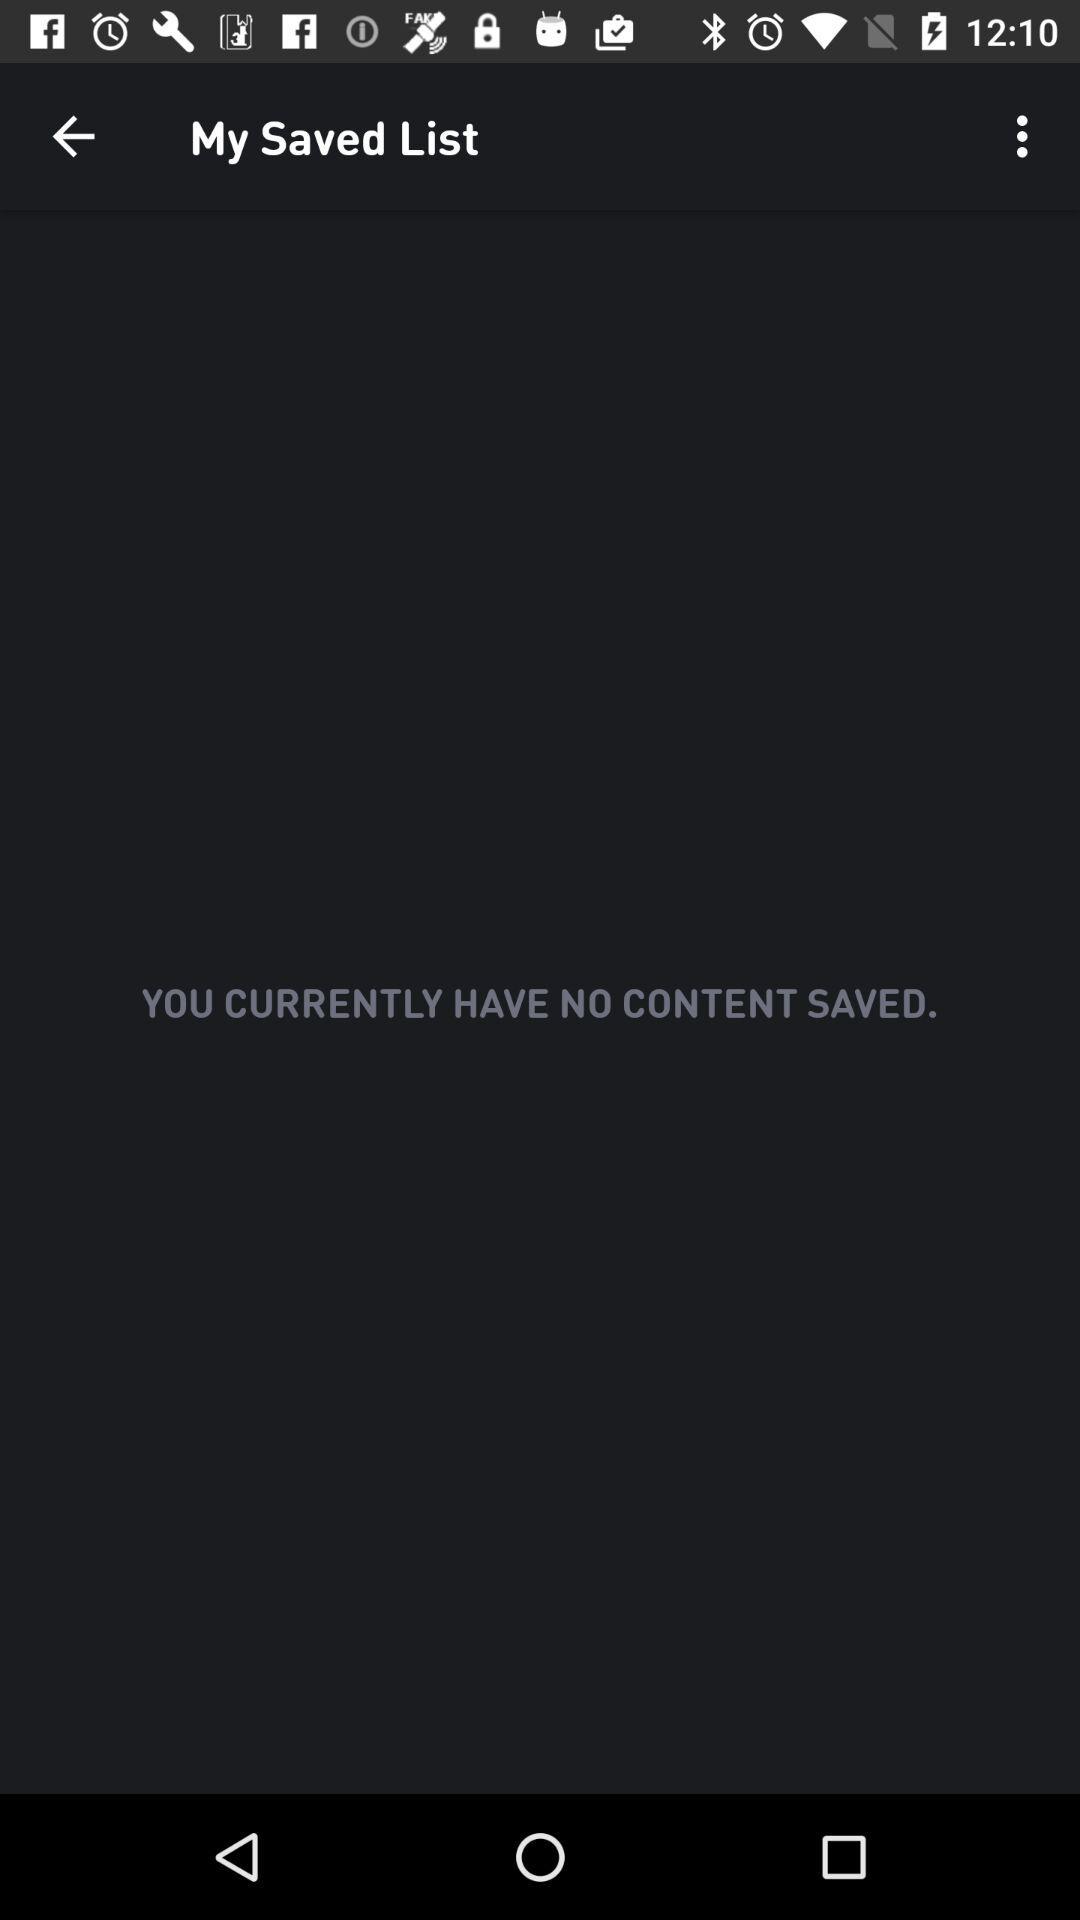  Describe the element at coordinates (1027, 136) in the screenshot. I see `menu option at top right` at that location.